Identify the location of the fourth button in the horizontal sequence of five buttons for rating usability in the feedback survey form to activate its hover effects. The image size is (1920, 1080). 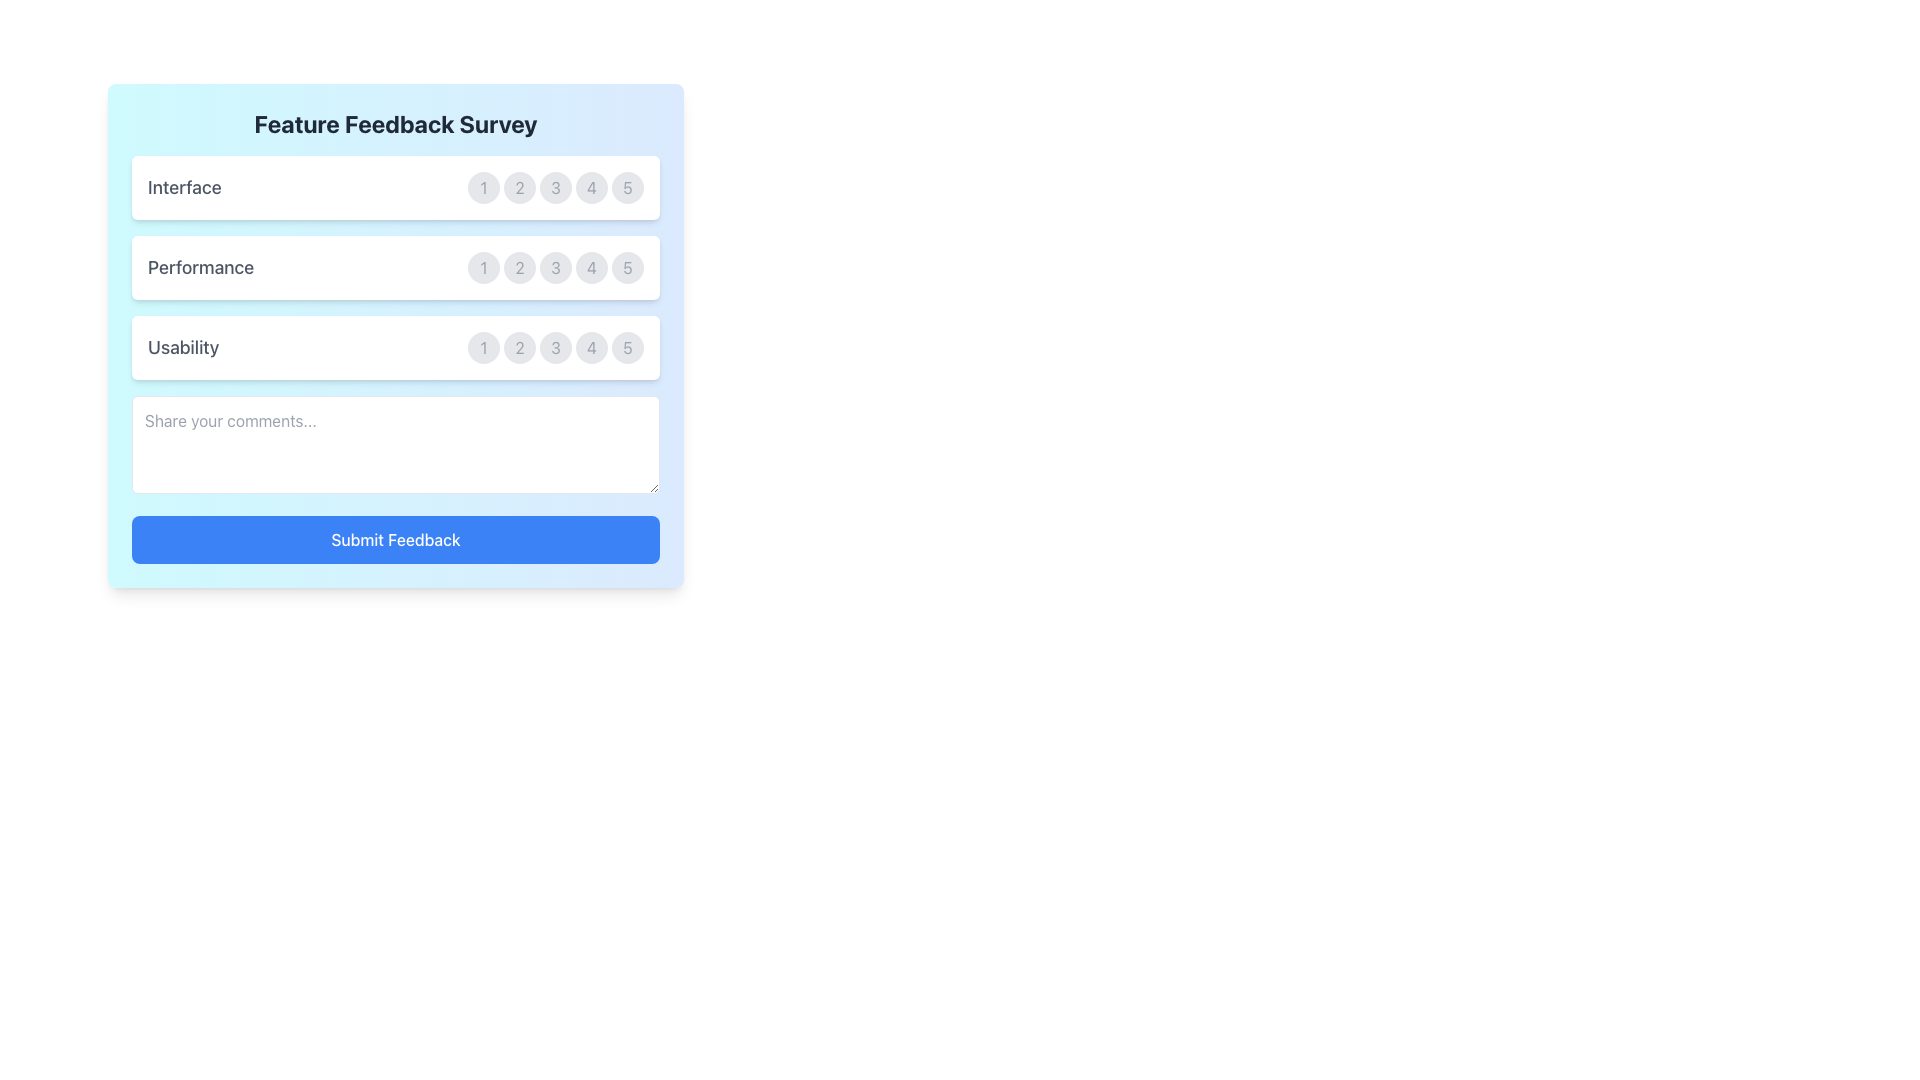
(590, 346).